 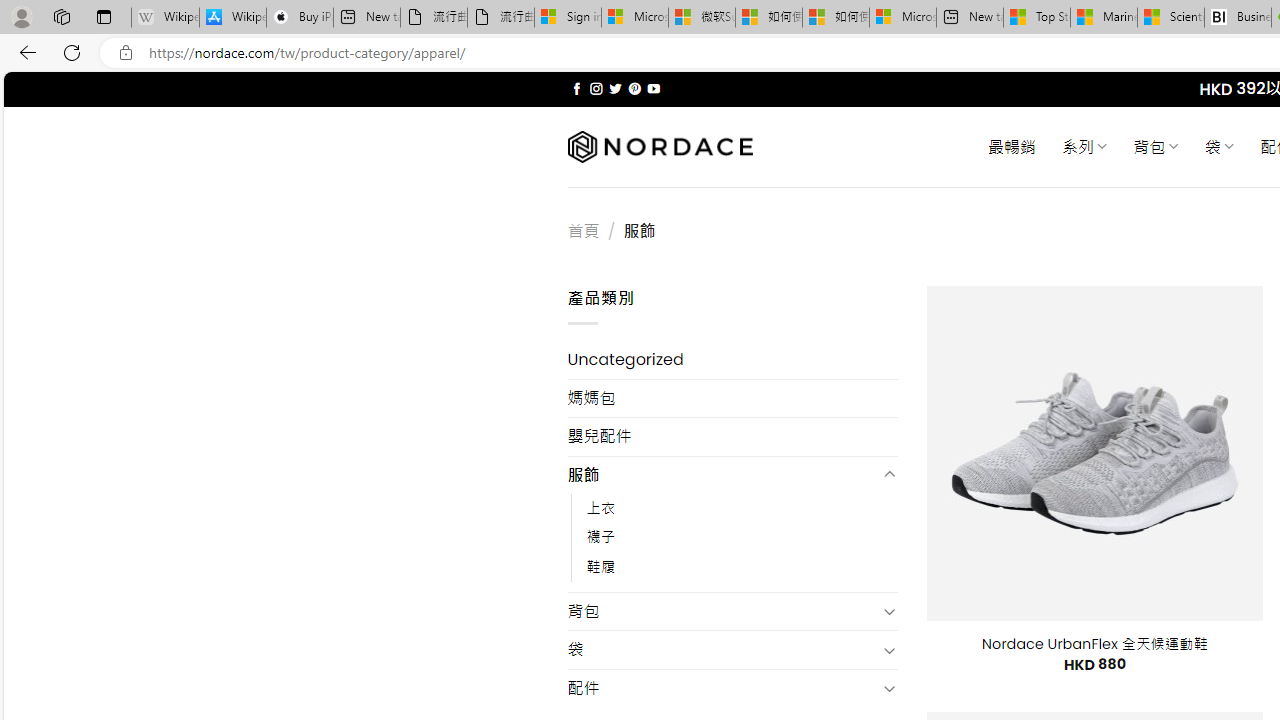 What do you see at coordinates (659, 146) in the screenshot?
I see `'Nordace'` at bounding box center [659, 146].